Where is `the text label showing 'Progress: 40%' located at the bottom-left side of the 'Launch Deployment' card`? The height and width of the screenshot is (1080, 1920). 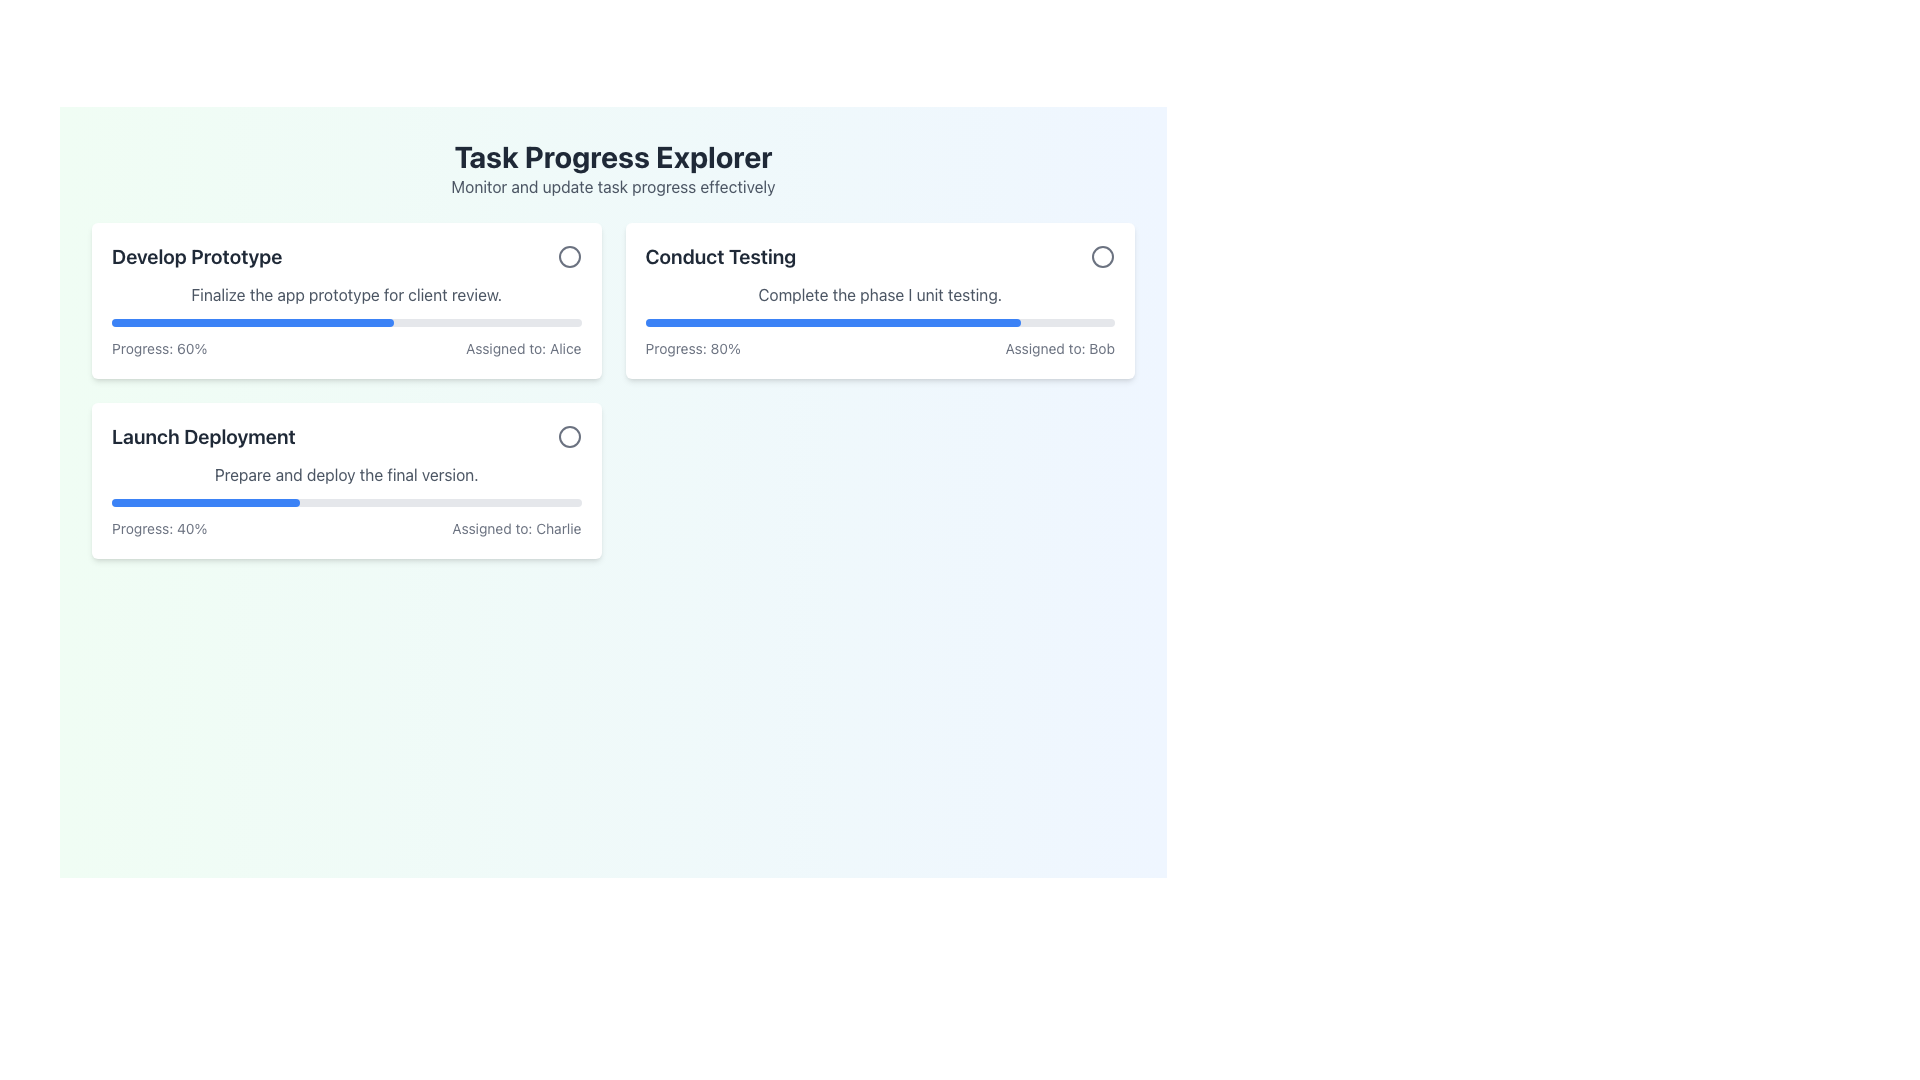 the text label showing 'Progress: 40%' located at the bottom-left side of the 'Launch Deployment' card is located at coordinates (158, 527).